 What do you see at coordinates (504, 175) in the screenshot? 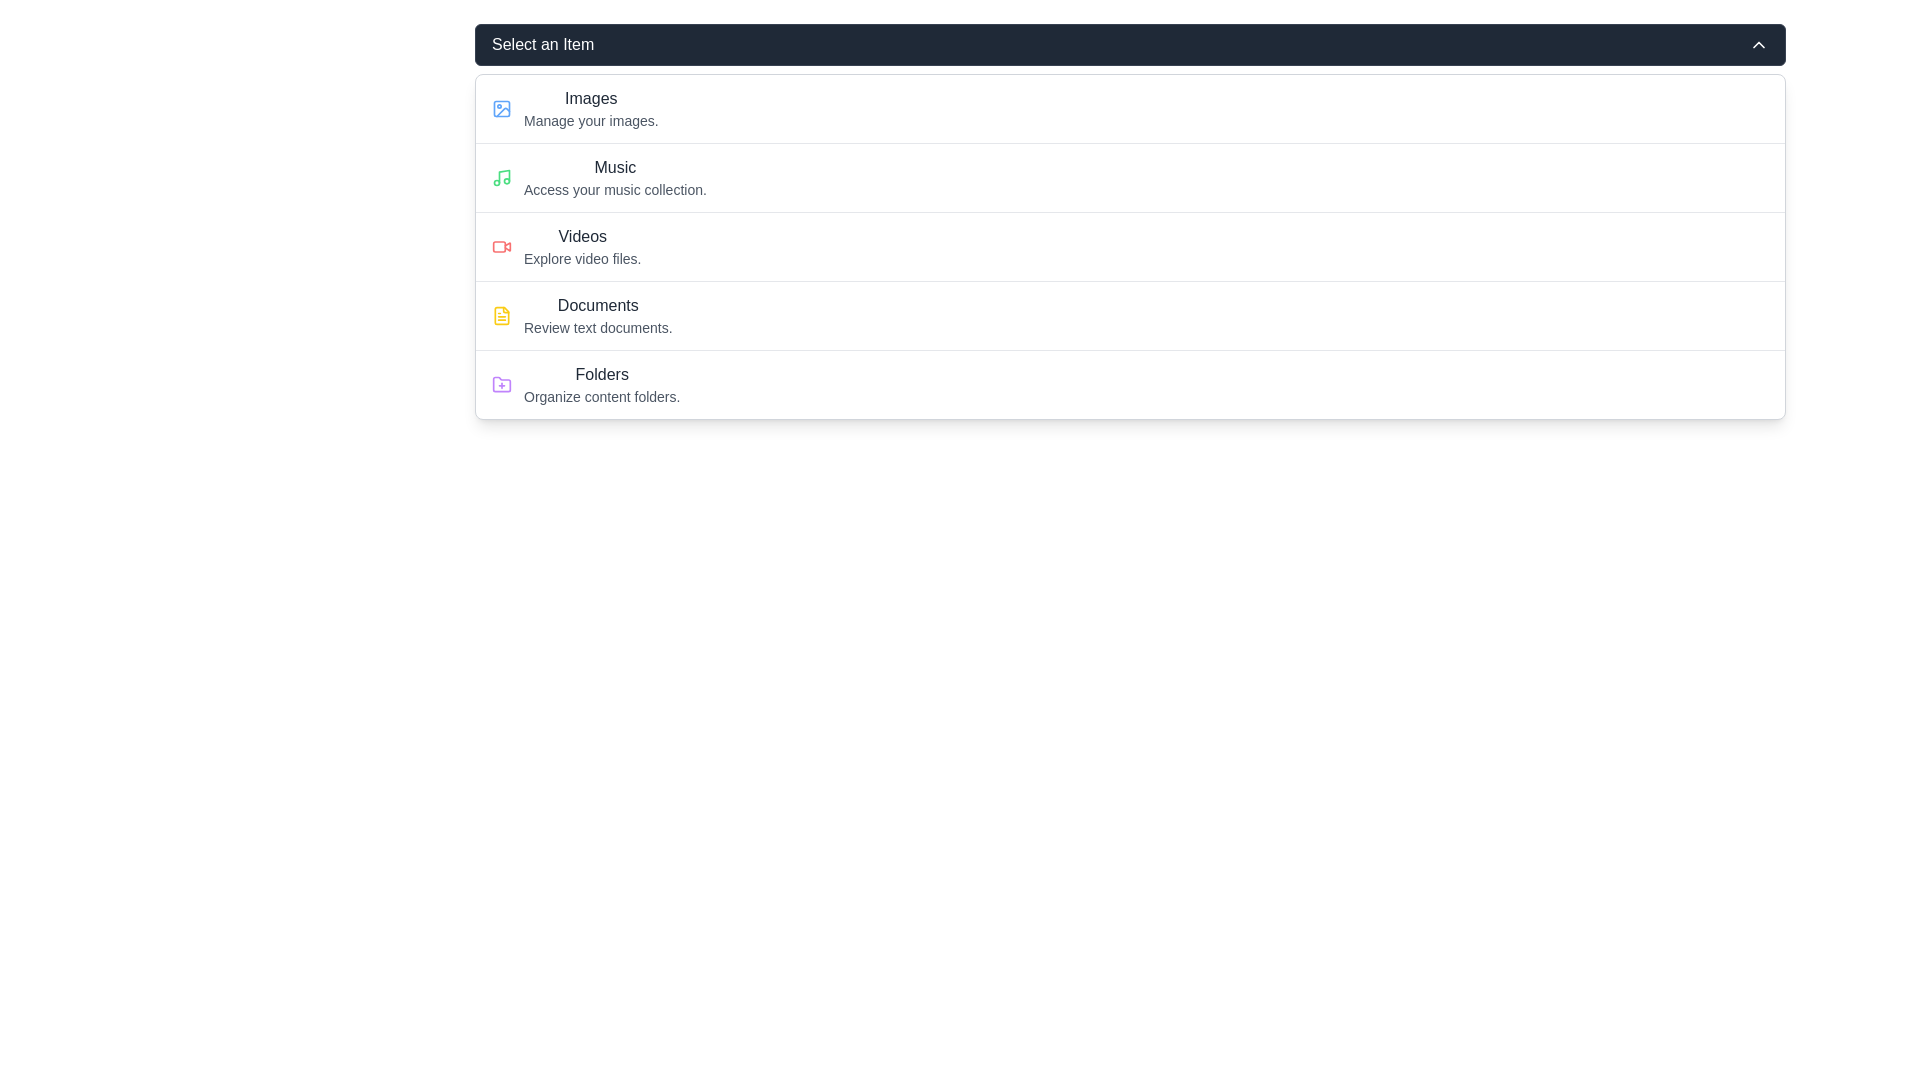
I see `the green vertical line icon of the musical note in the 'Music' list item` at bounding box center [504, 175].